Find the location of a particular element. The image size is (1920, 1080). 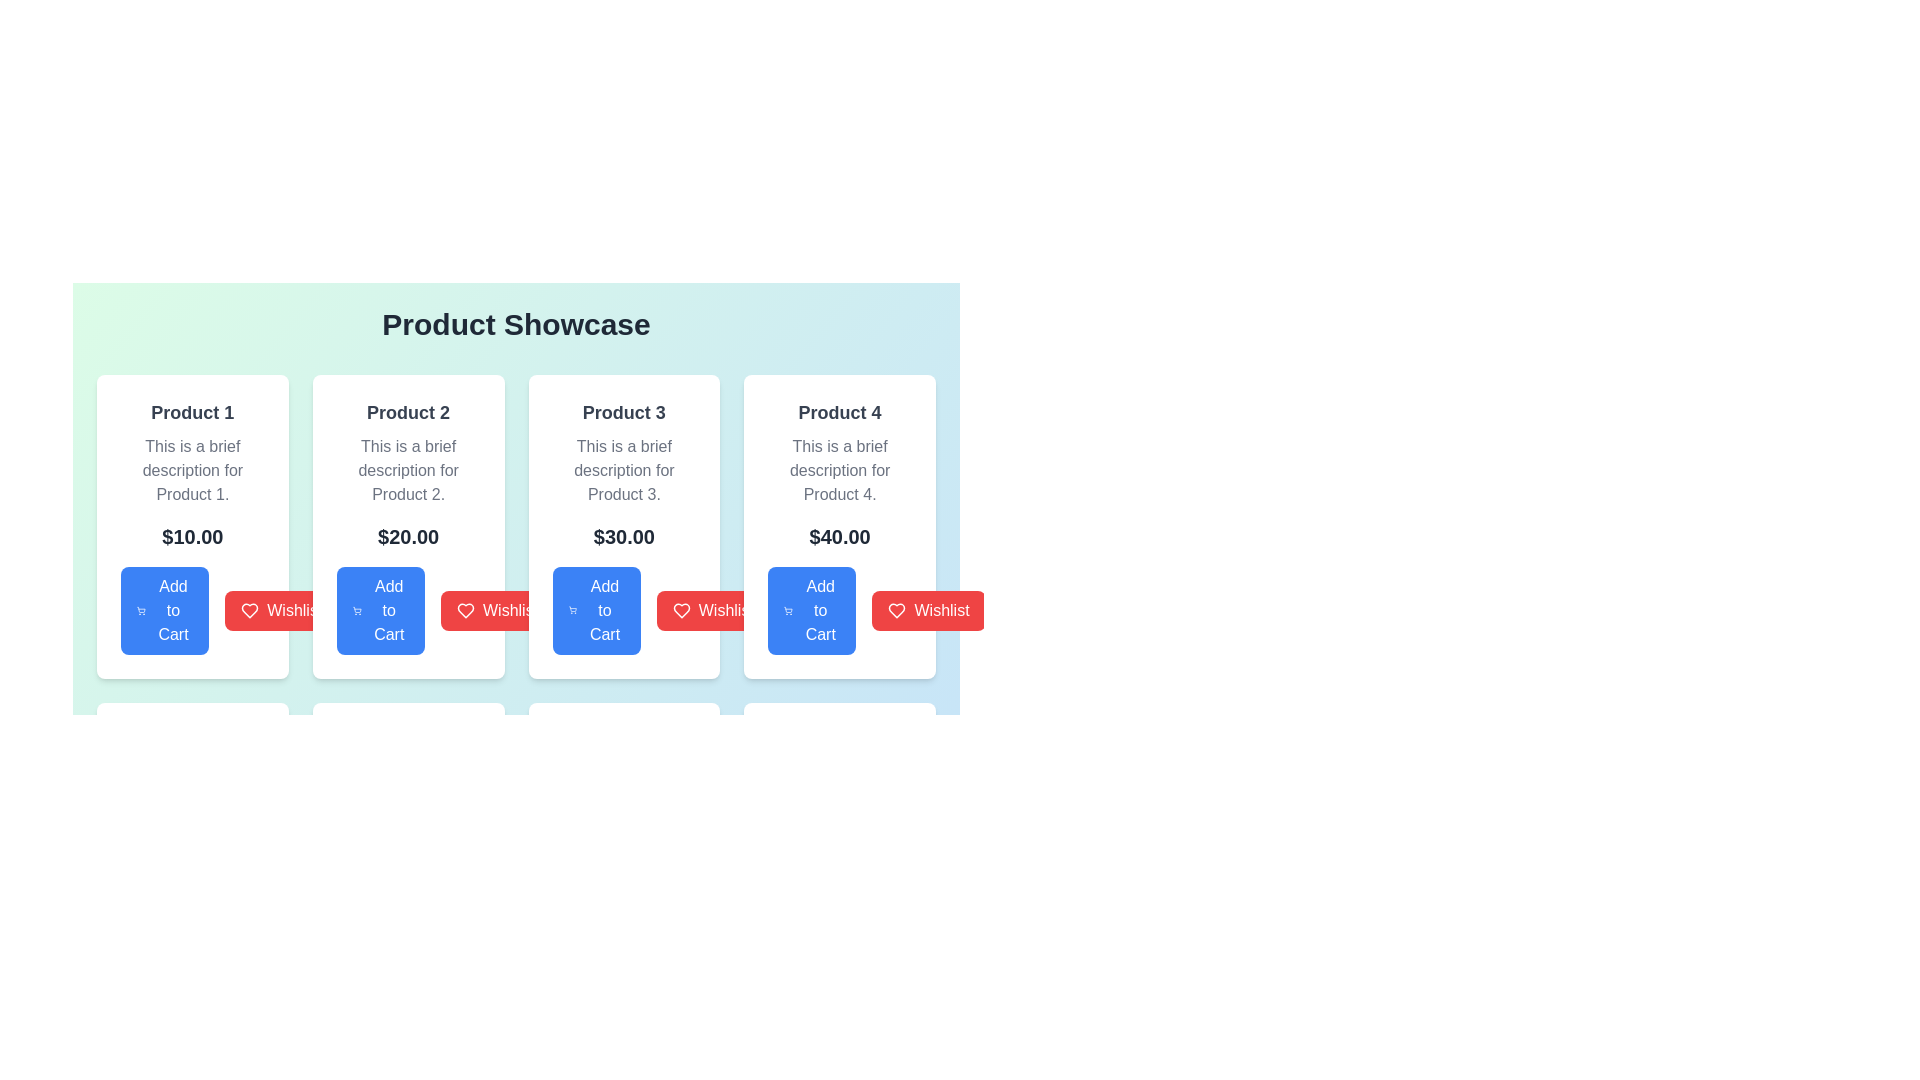

the heart-shaped icon within the red 'Wishlist' button below Product 3 is located at coordinates (681, 609).